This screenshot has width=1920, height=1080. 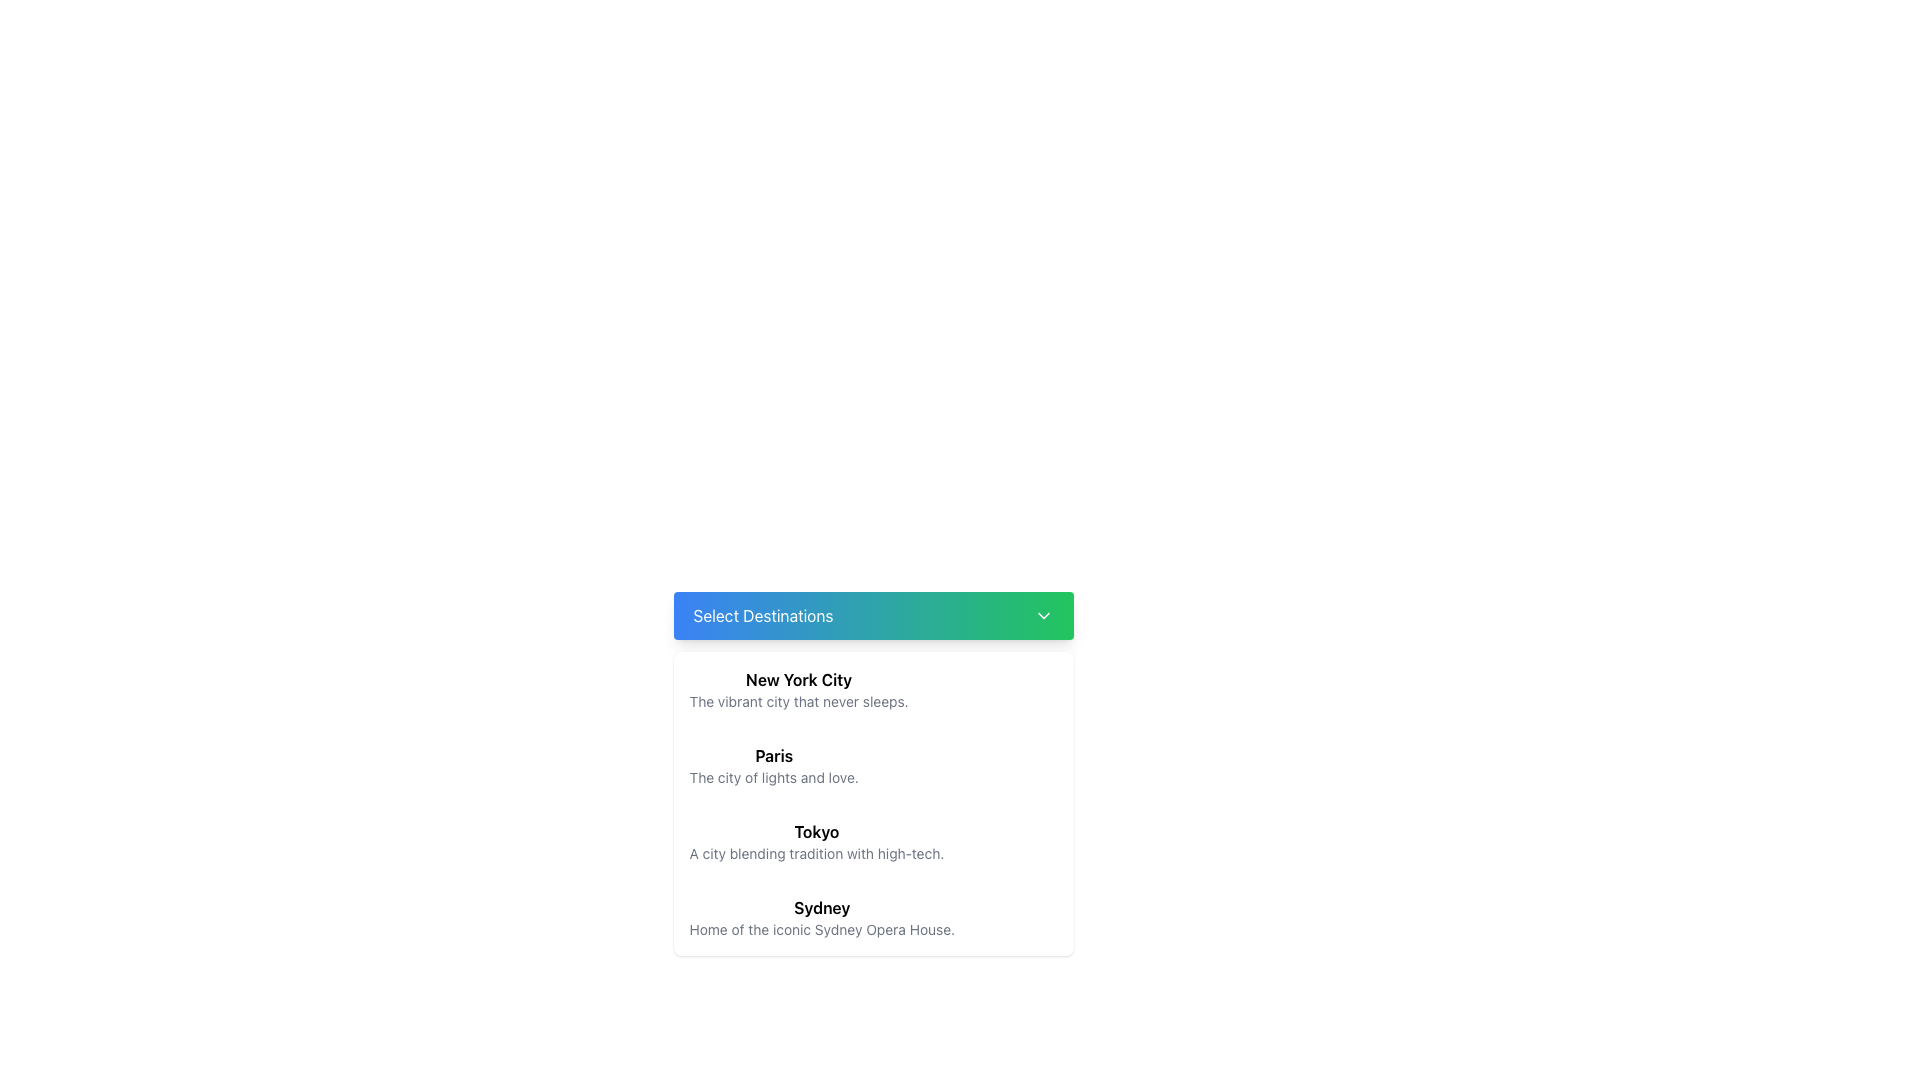 What do you see at coordinates (773, 777) in the screenshot?
I see `the small-sized, light-gray-font descriptive text containing the phrase 'The city of lights and love.' that is positioned beneath the bold 'Paris' text in the white card layout` at bounding box center [773, 777].